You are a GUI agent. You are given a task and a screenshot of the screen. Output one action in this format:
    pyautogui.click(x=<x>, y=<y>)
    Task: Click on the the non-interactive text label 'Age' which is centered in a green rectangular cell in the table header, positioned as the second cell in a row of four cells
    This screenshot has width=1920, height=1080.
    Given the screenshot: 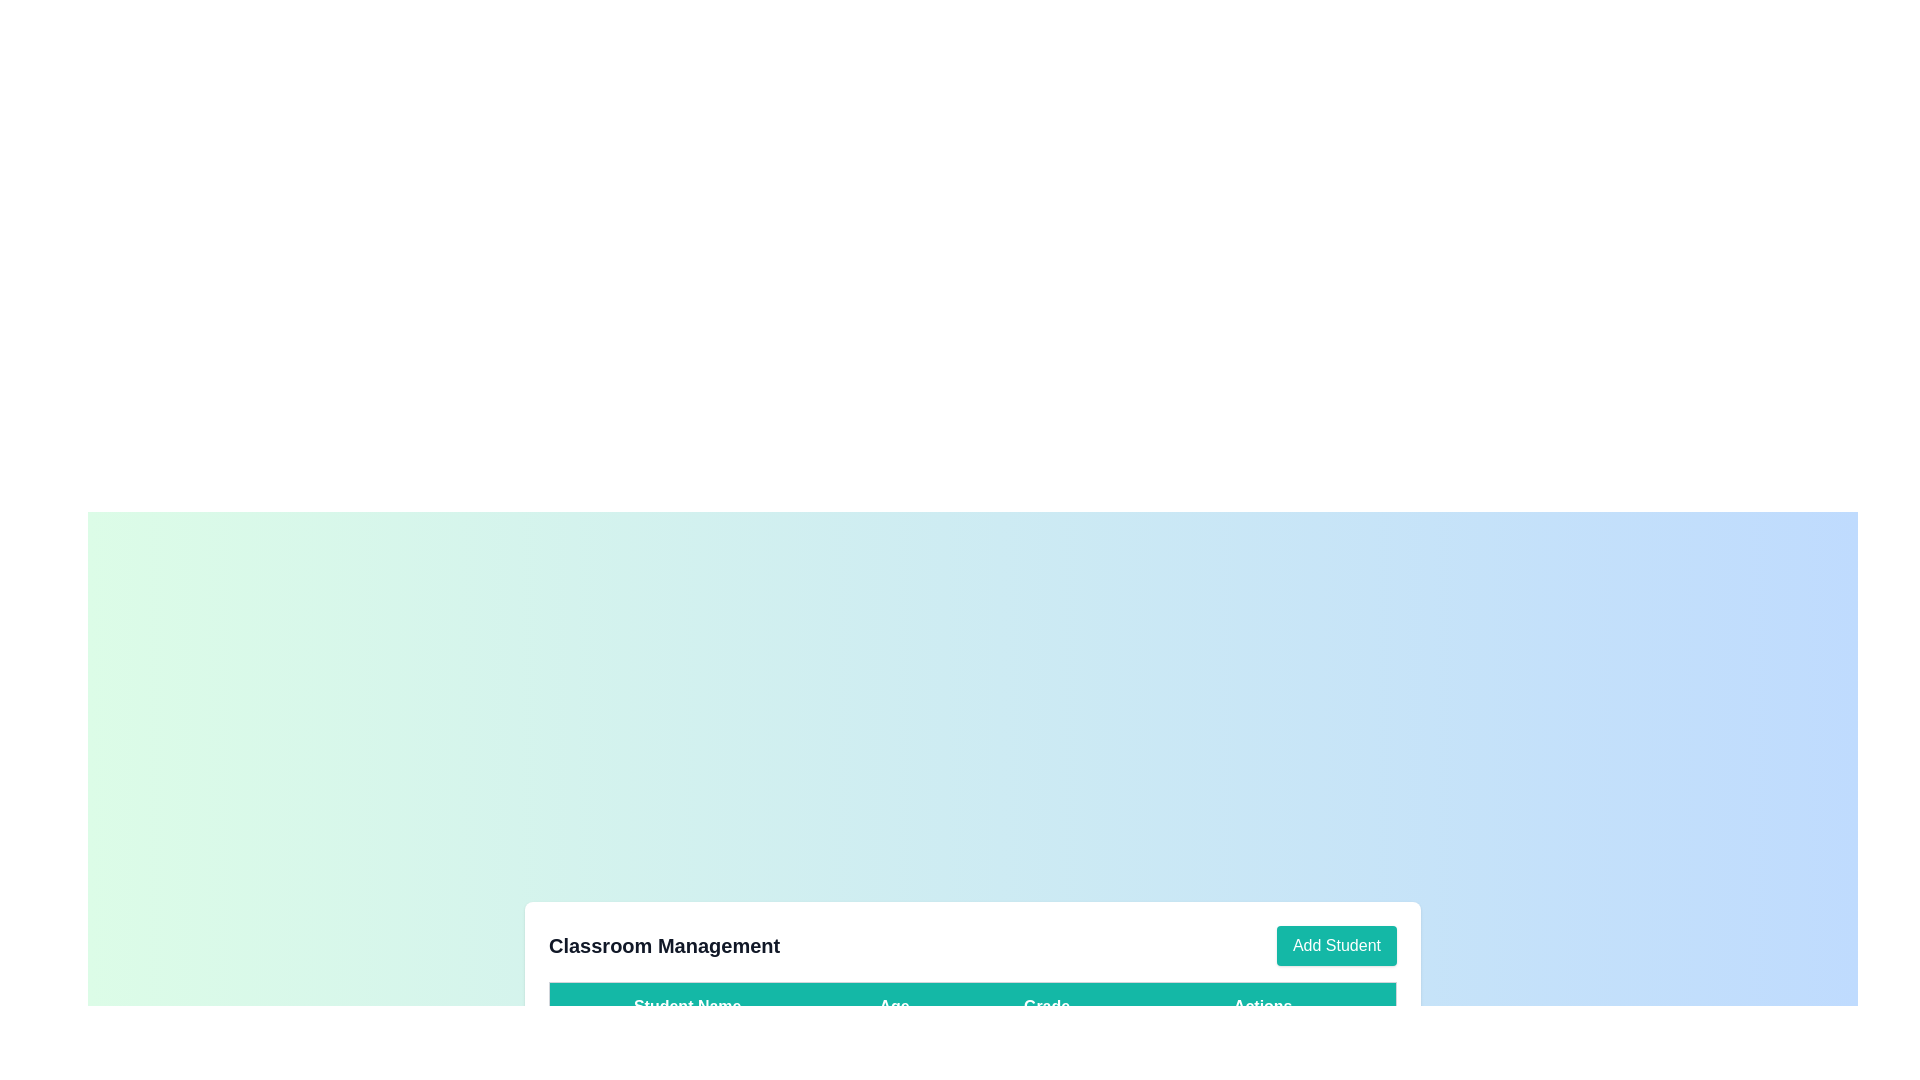 What is the action you would take?
    pyautogui.click(x=893, y=1006)
    